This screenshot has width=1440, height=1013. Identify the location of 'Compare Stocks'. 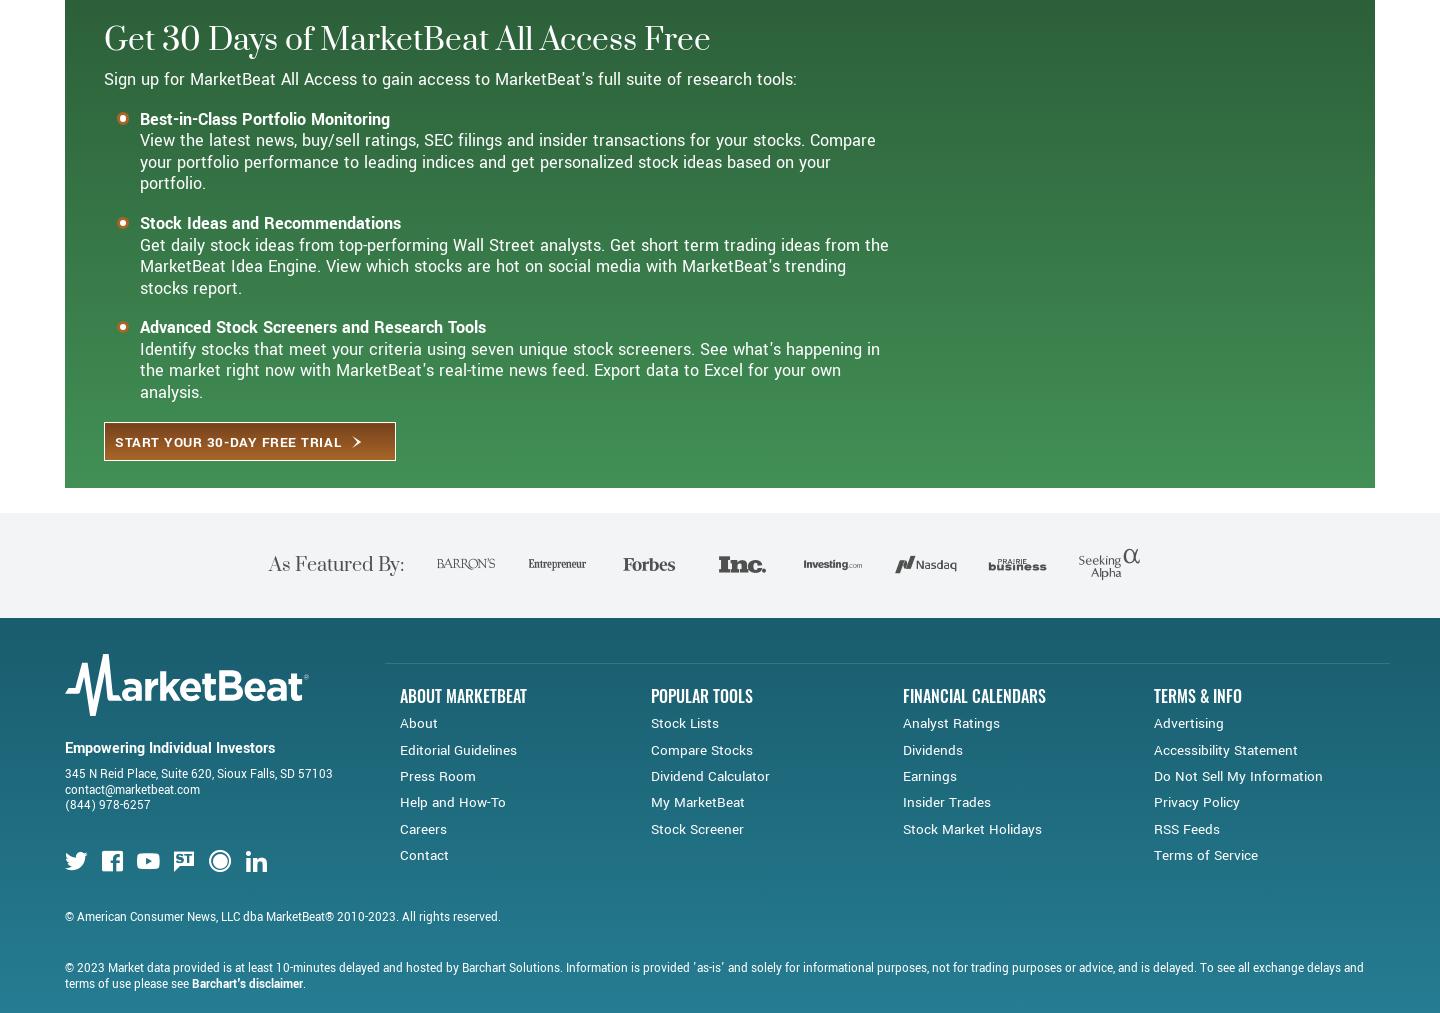
(702, 820).